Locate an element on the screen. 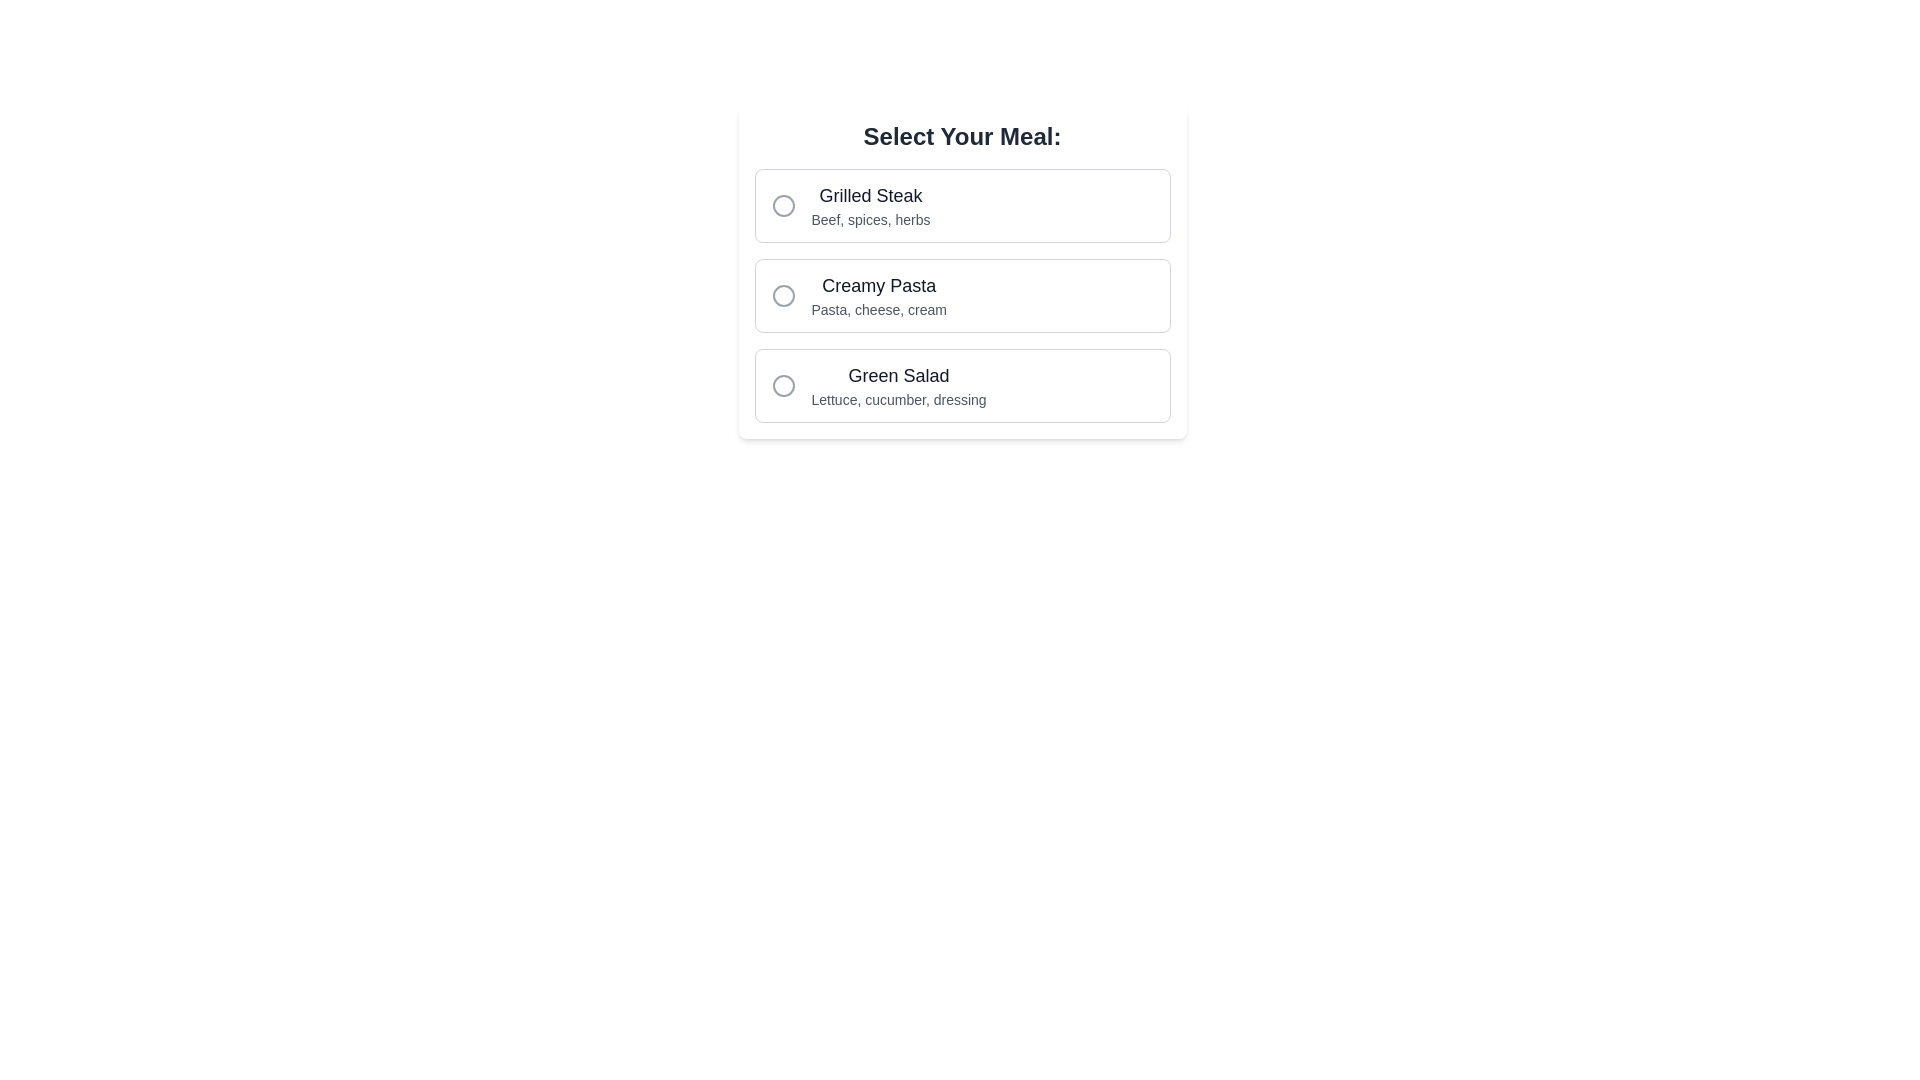 Image resolution: width=1920 pixels, height=1080 pixels. the selectable choice in the menu for the dish named 'Green Salad', which is the third item in a vertical list of options is located at coordinates (898, 385).